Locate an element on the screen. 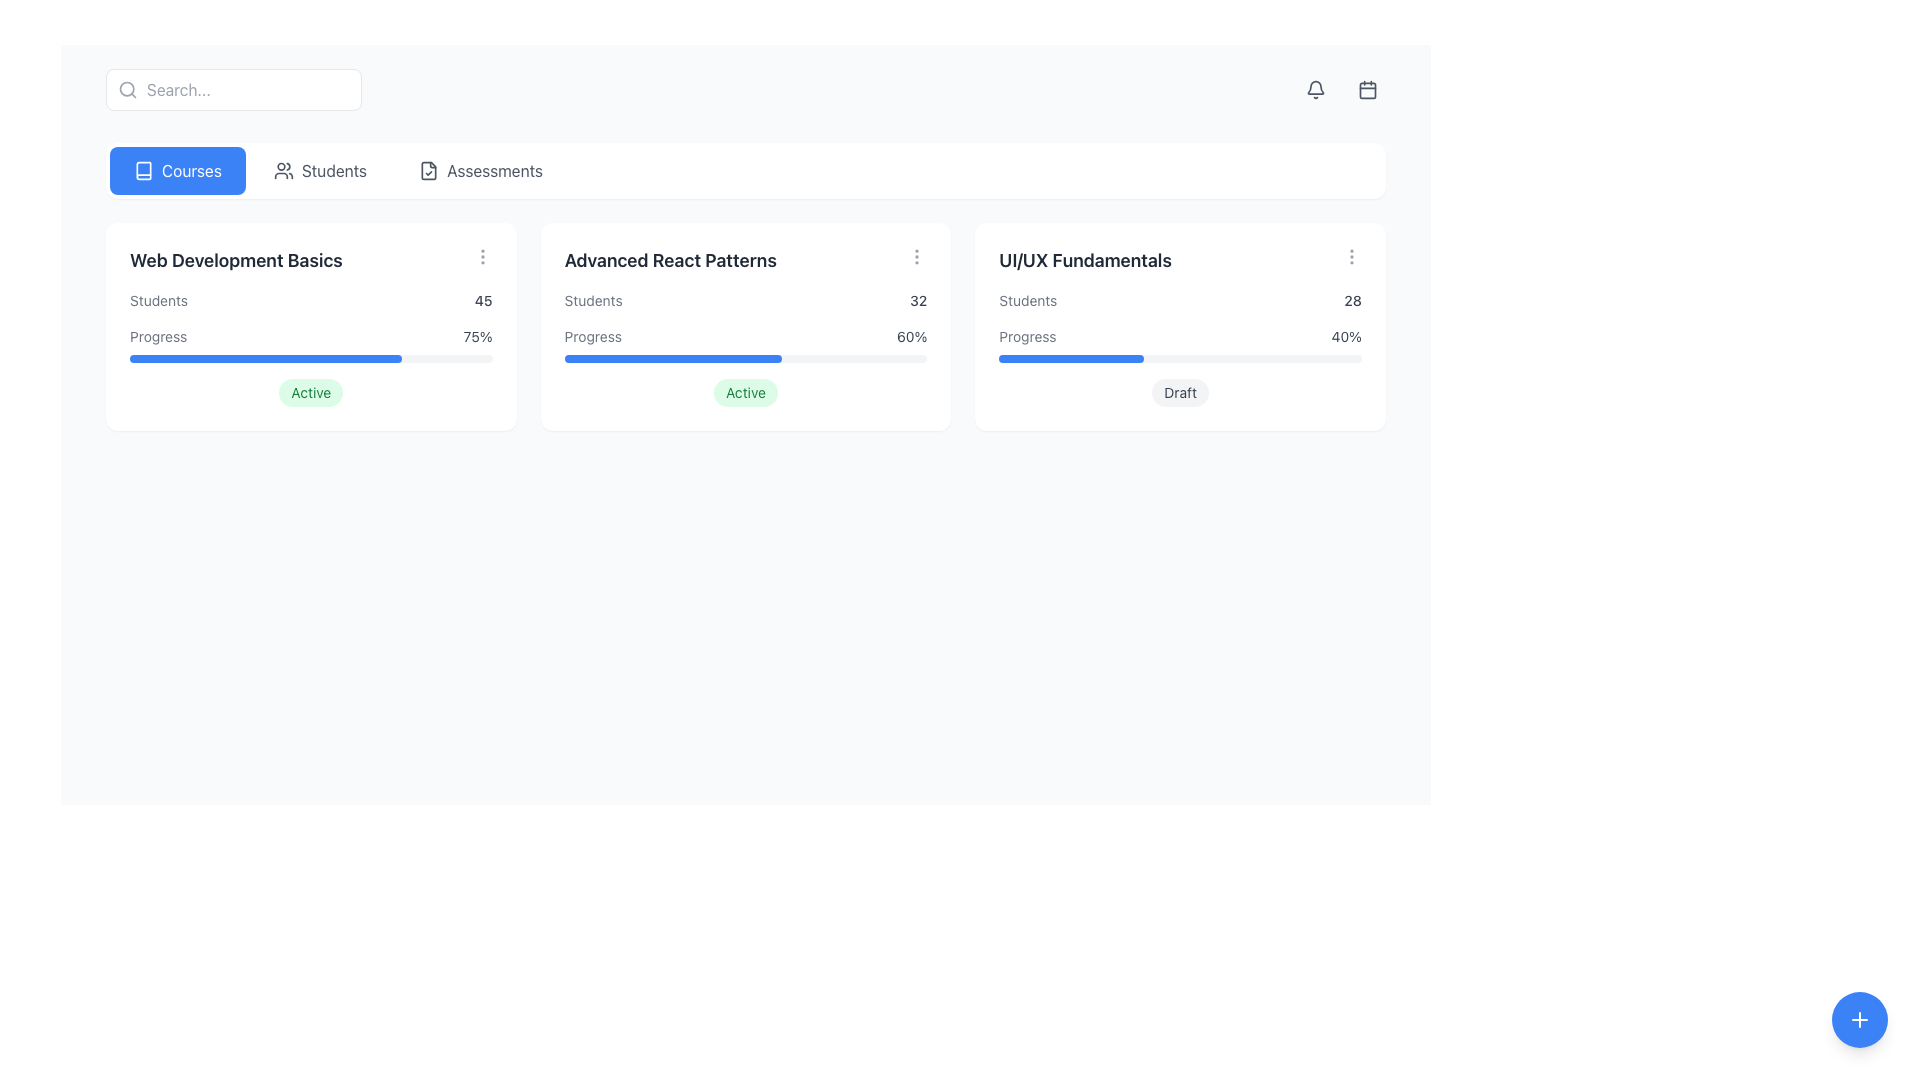 The height and width of the screenshot is (1080, 1920). the 'Students' text label displayed in gray font at the top-left corner of the 'UI/UX Fundamentals' data card is located at coordinates (1028, 300).